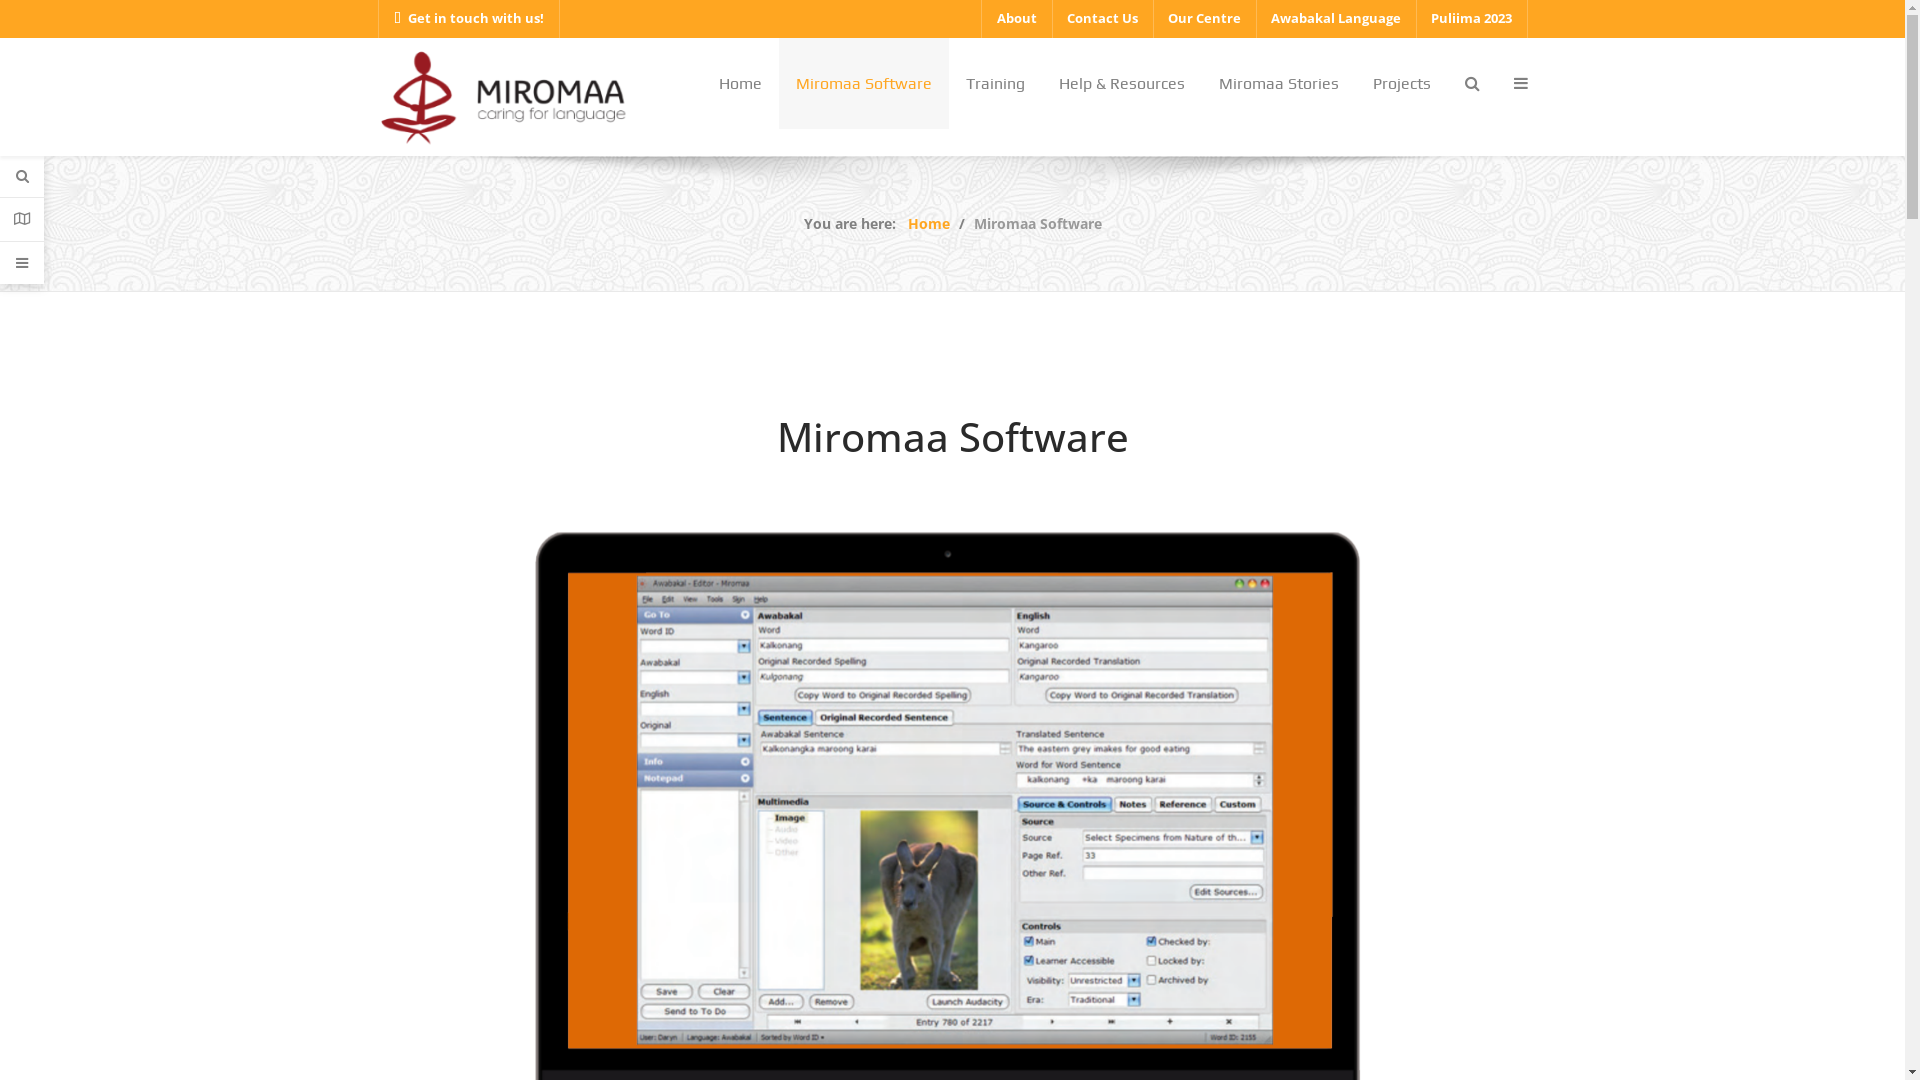 The height and width of the screenshot is (1080, 1920). What do you see at coordinates (22, 219) in the screenshot?
I see `'Contacts'` at bounding box center [22, 219].